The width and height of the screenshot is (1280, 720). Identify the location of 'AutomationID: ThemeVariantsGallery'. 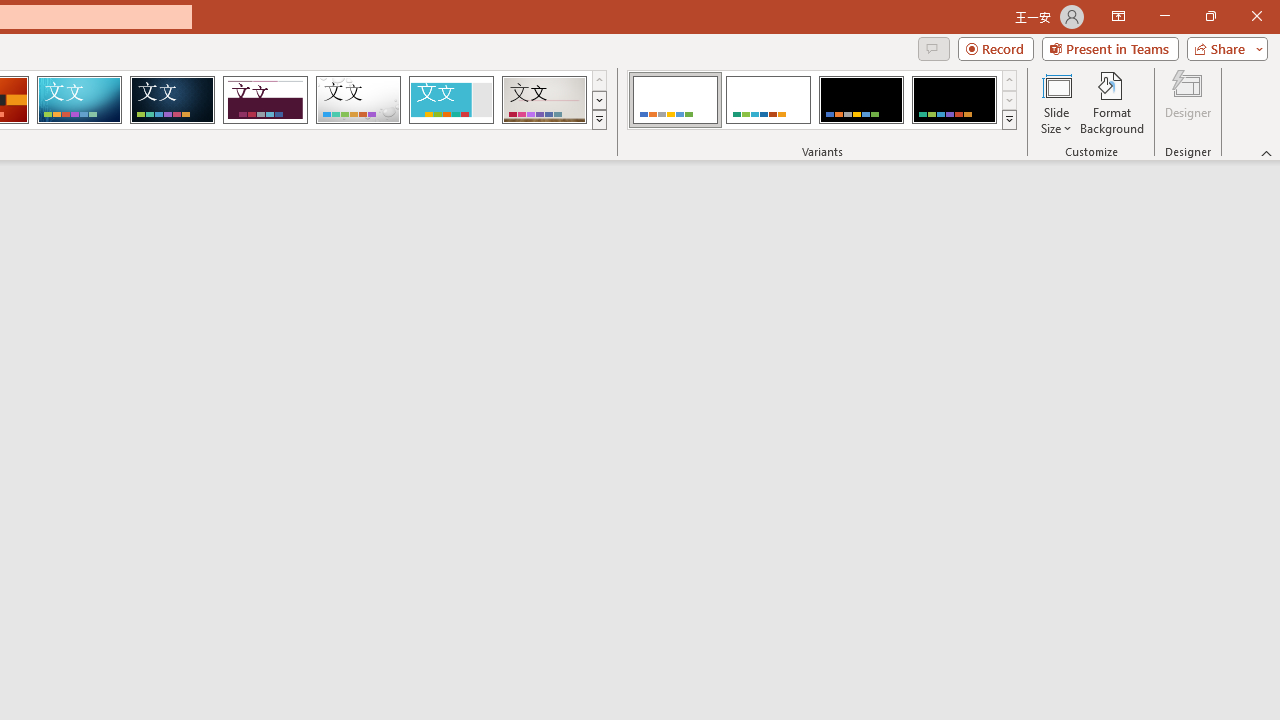
(823, 100).